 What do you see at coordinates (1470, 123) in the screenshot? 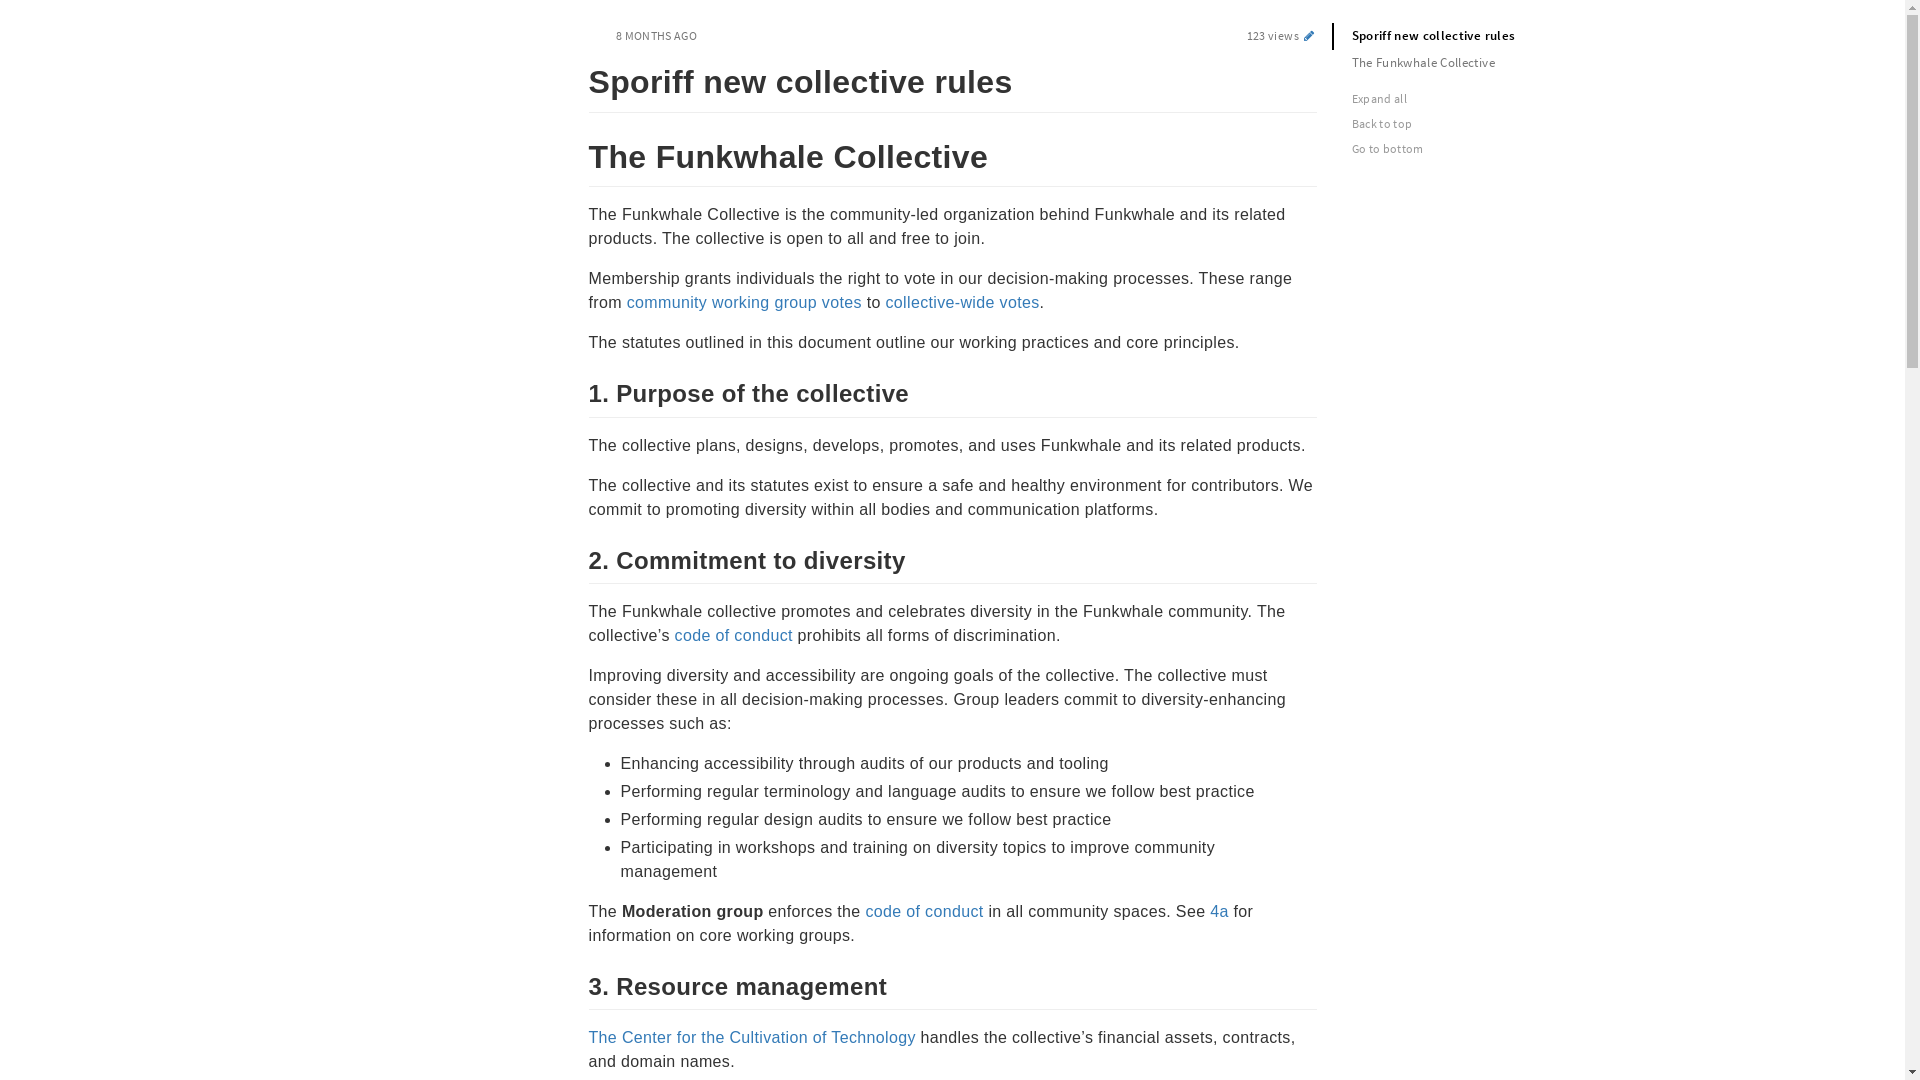
I see `'Back to top'` at bounding box center [1470, 123].